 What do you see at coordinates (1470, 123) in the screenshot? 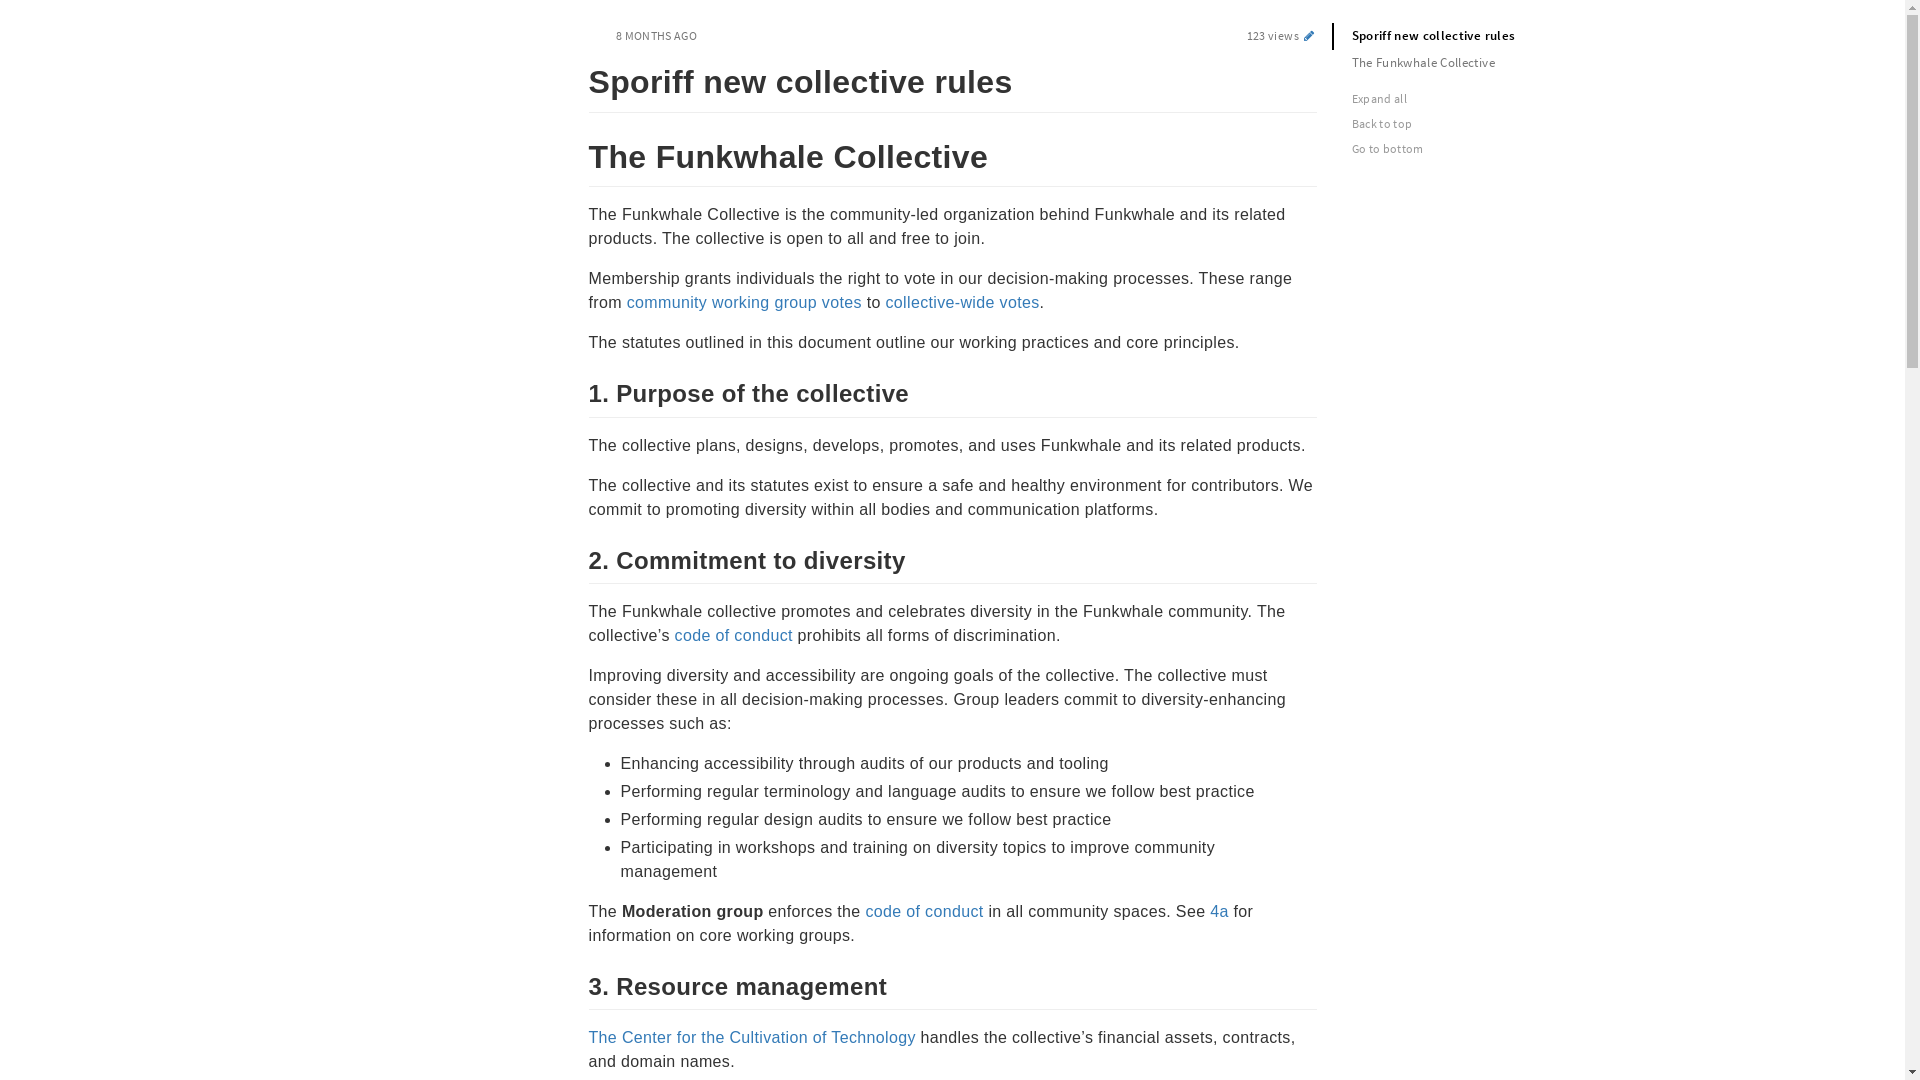
I see `'Back to top'` at bounding box center [1470, 123].